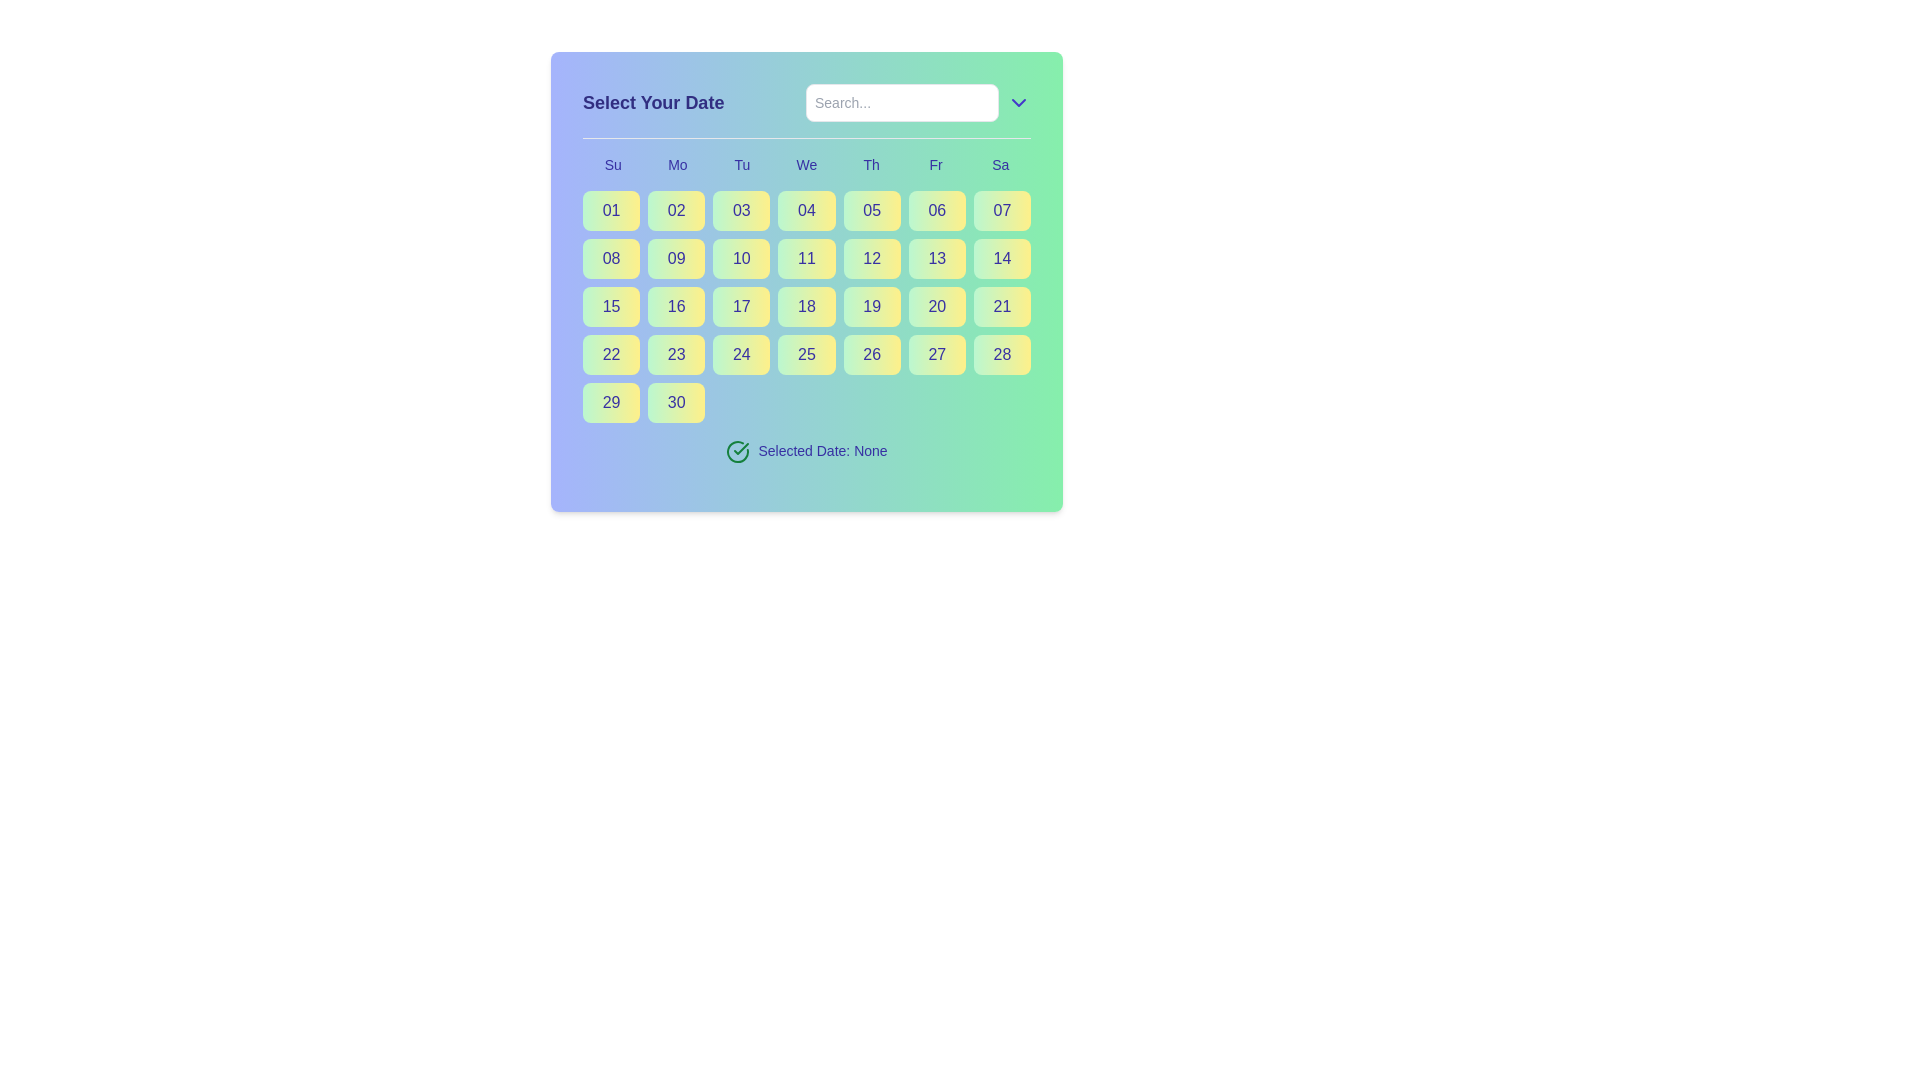  Describe the element at coordinates (737, 451) in the screenshot. I see `the visual indicator icon located to the left of the text 'Selected Date: None', which confirms a successful selection or completion of an action` at that location.